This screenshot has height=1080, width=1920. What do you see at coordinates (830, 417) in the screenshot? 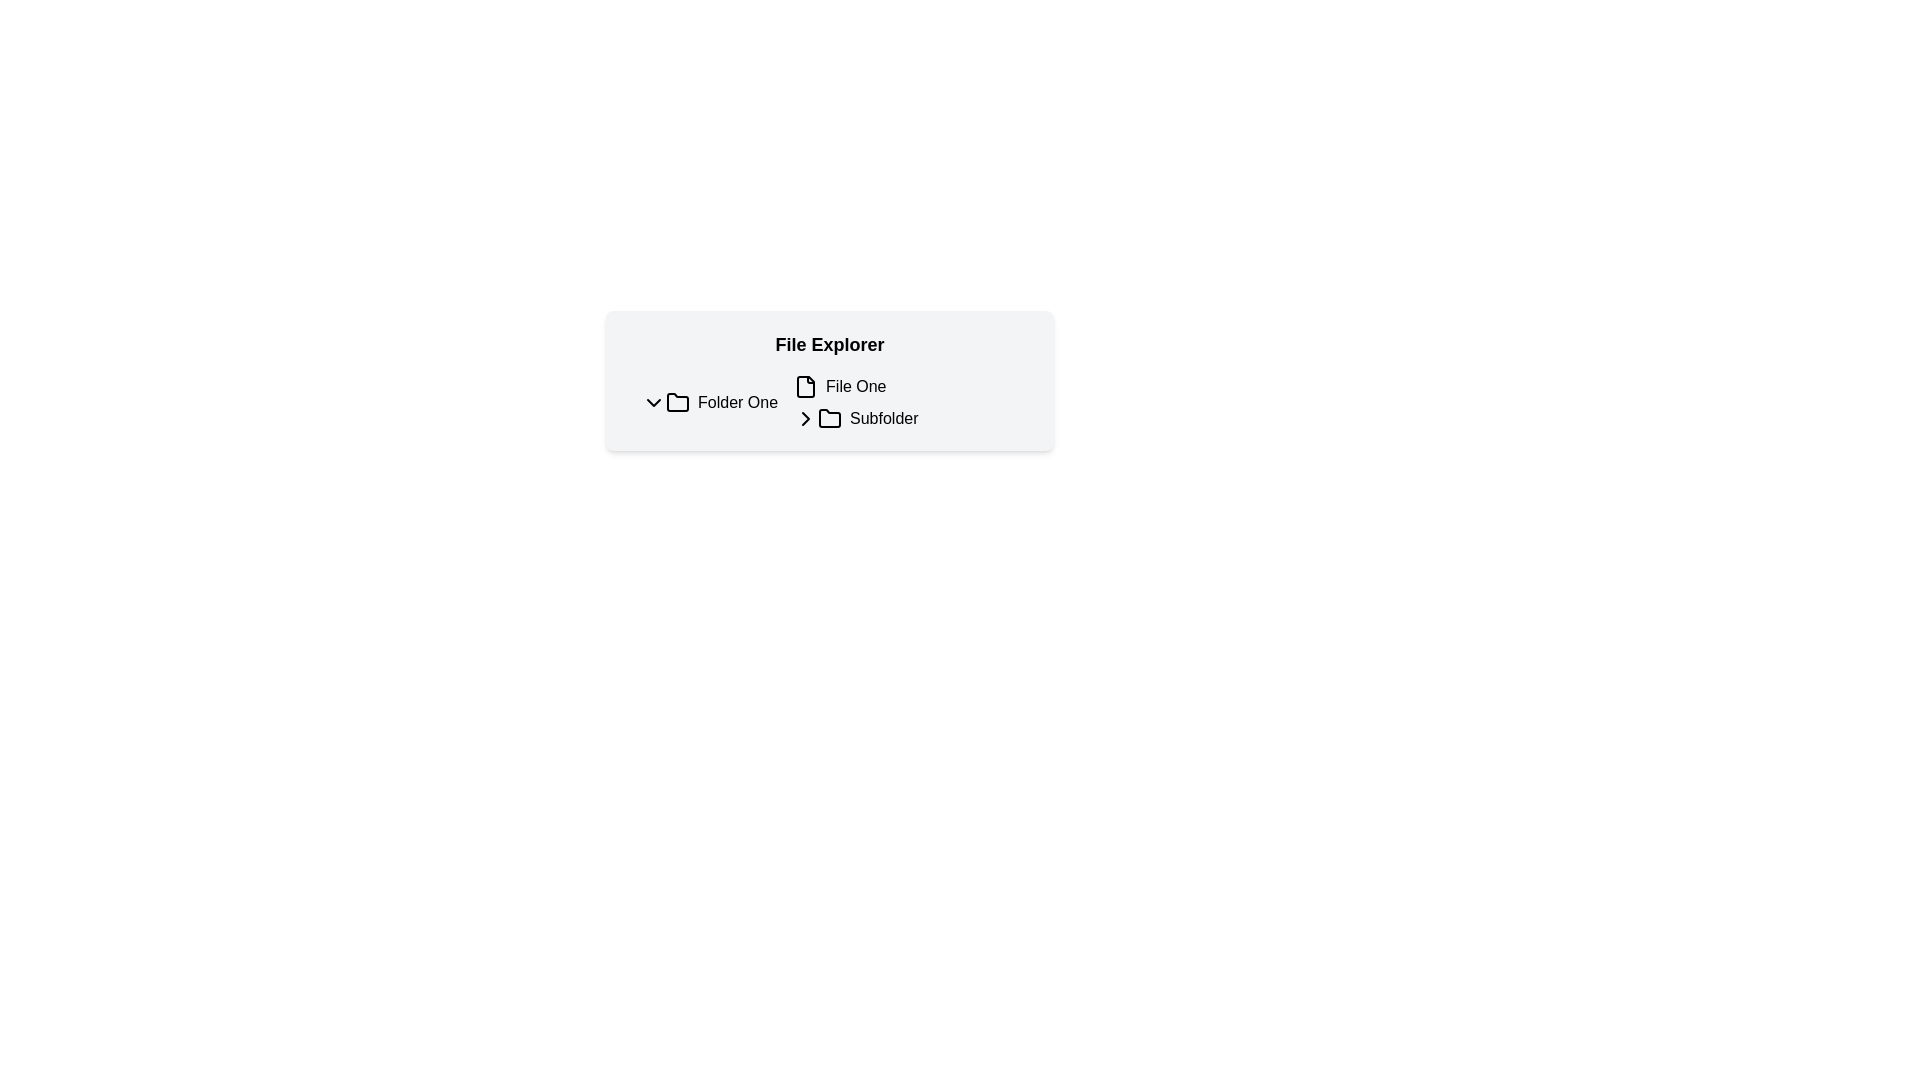
I see `the folder icon representing a subfolder in the file explorer` at bounding box center [830, 417].